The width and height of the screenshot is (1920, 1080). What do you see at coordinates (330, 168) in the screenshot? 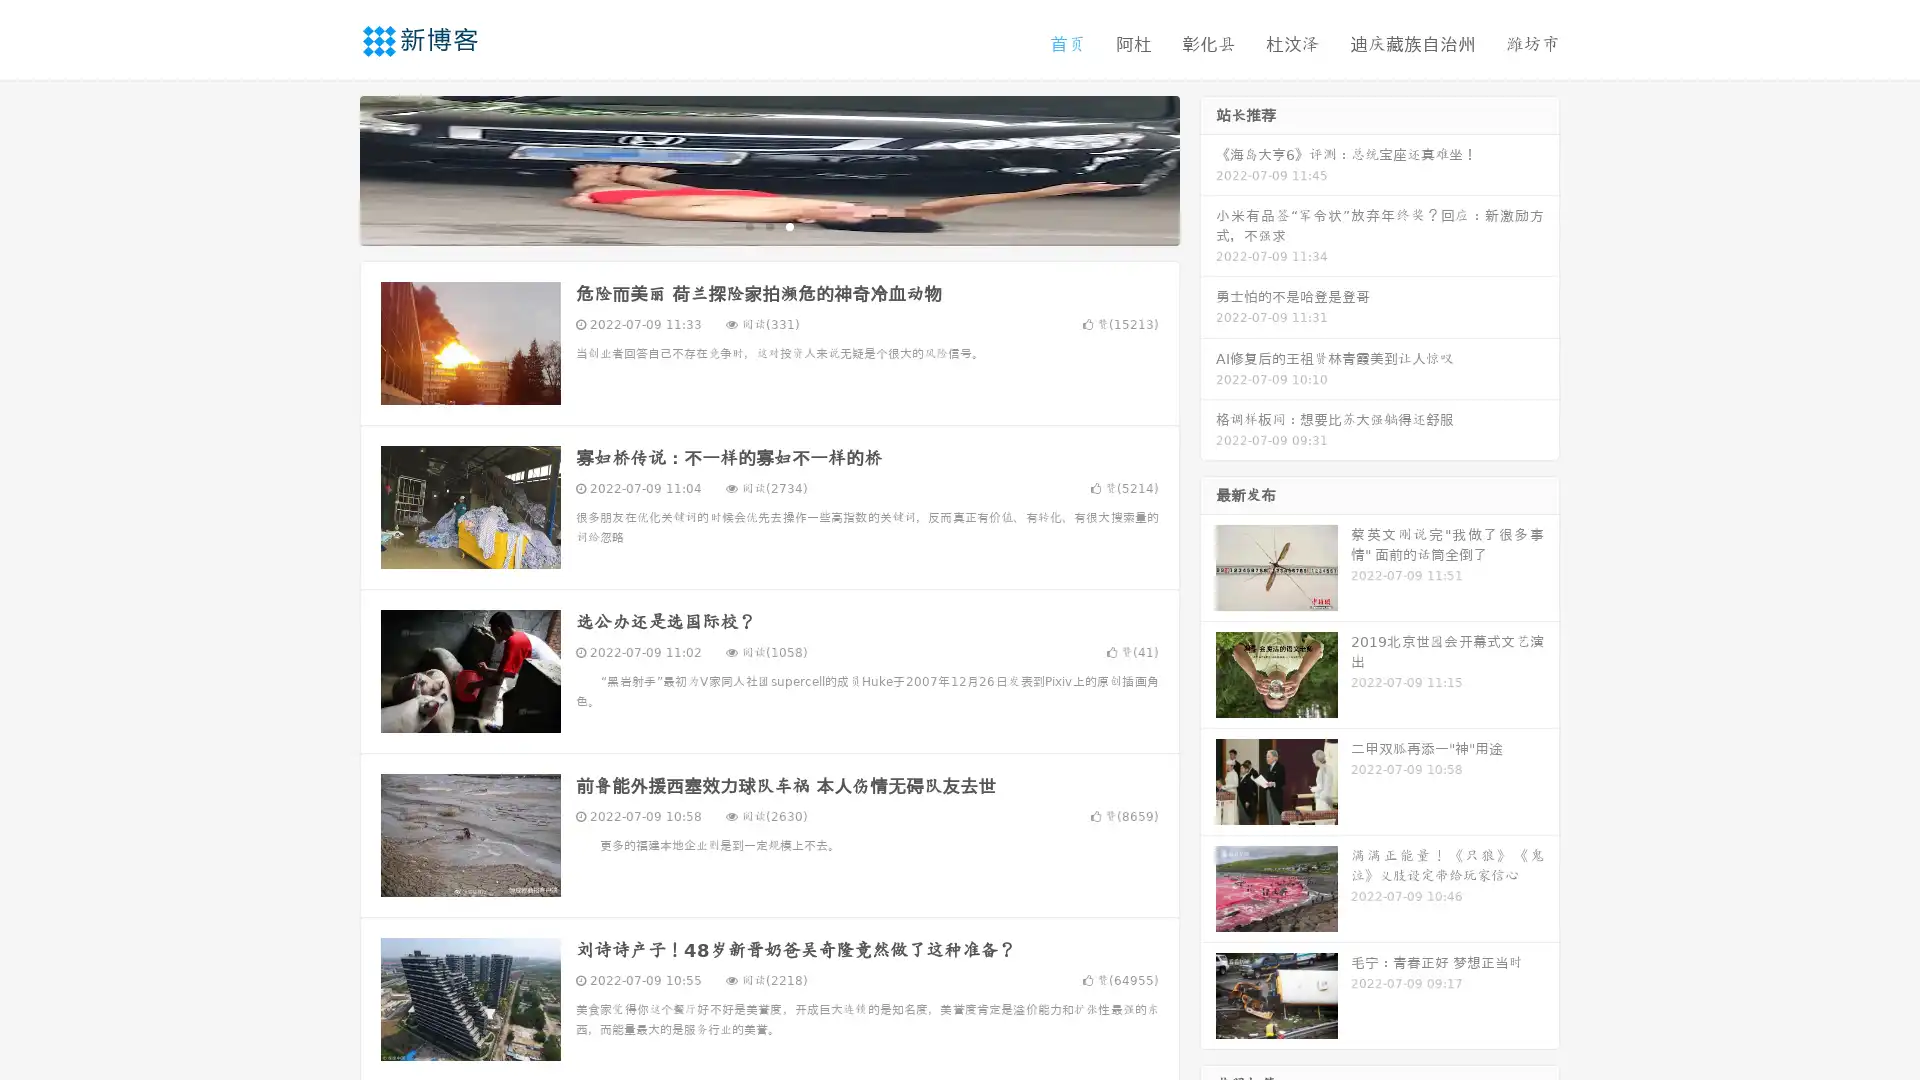
I see `Previous slide` at bounding box center [330, 168].